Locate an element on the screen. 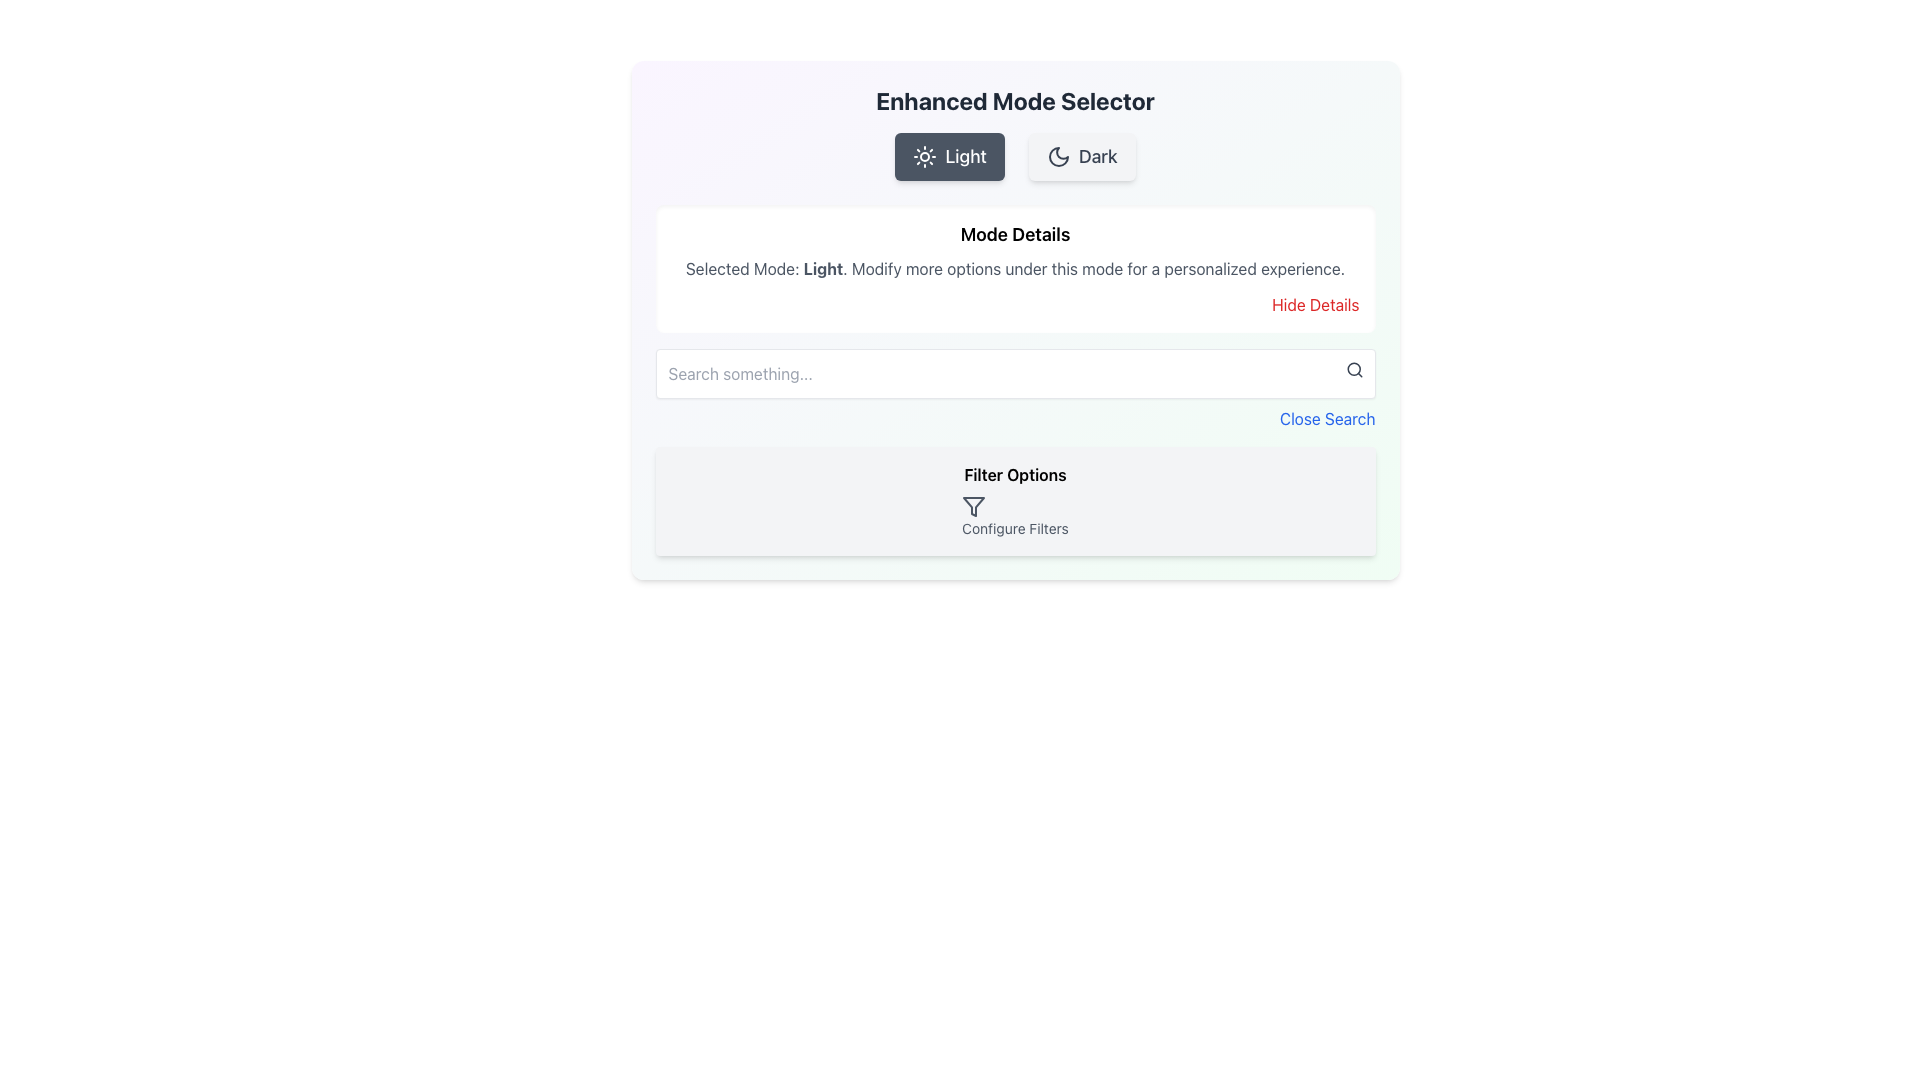  the 'Enhanced Mode Selector' text label, which is a large, bold, dark gray text centered at the top of a light-themed card interface is located at coordinates (1015, 100).